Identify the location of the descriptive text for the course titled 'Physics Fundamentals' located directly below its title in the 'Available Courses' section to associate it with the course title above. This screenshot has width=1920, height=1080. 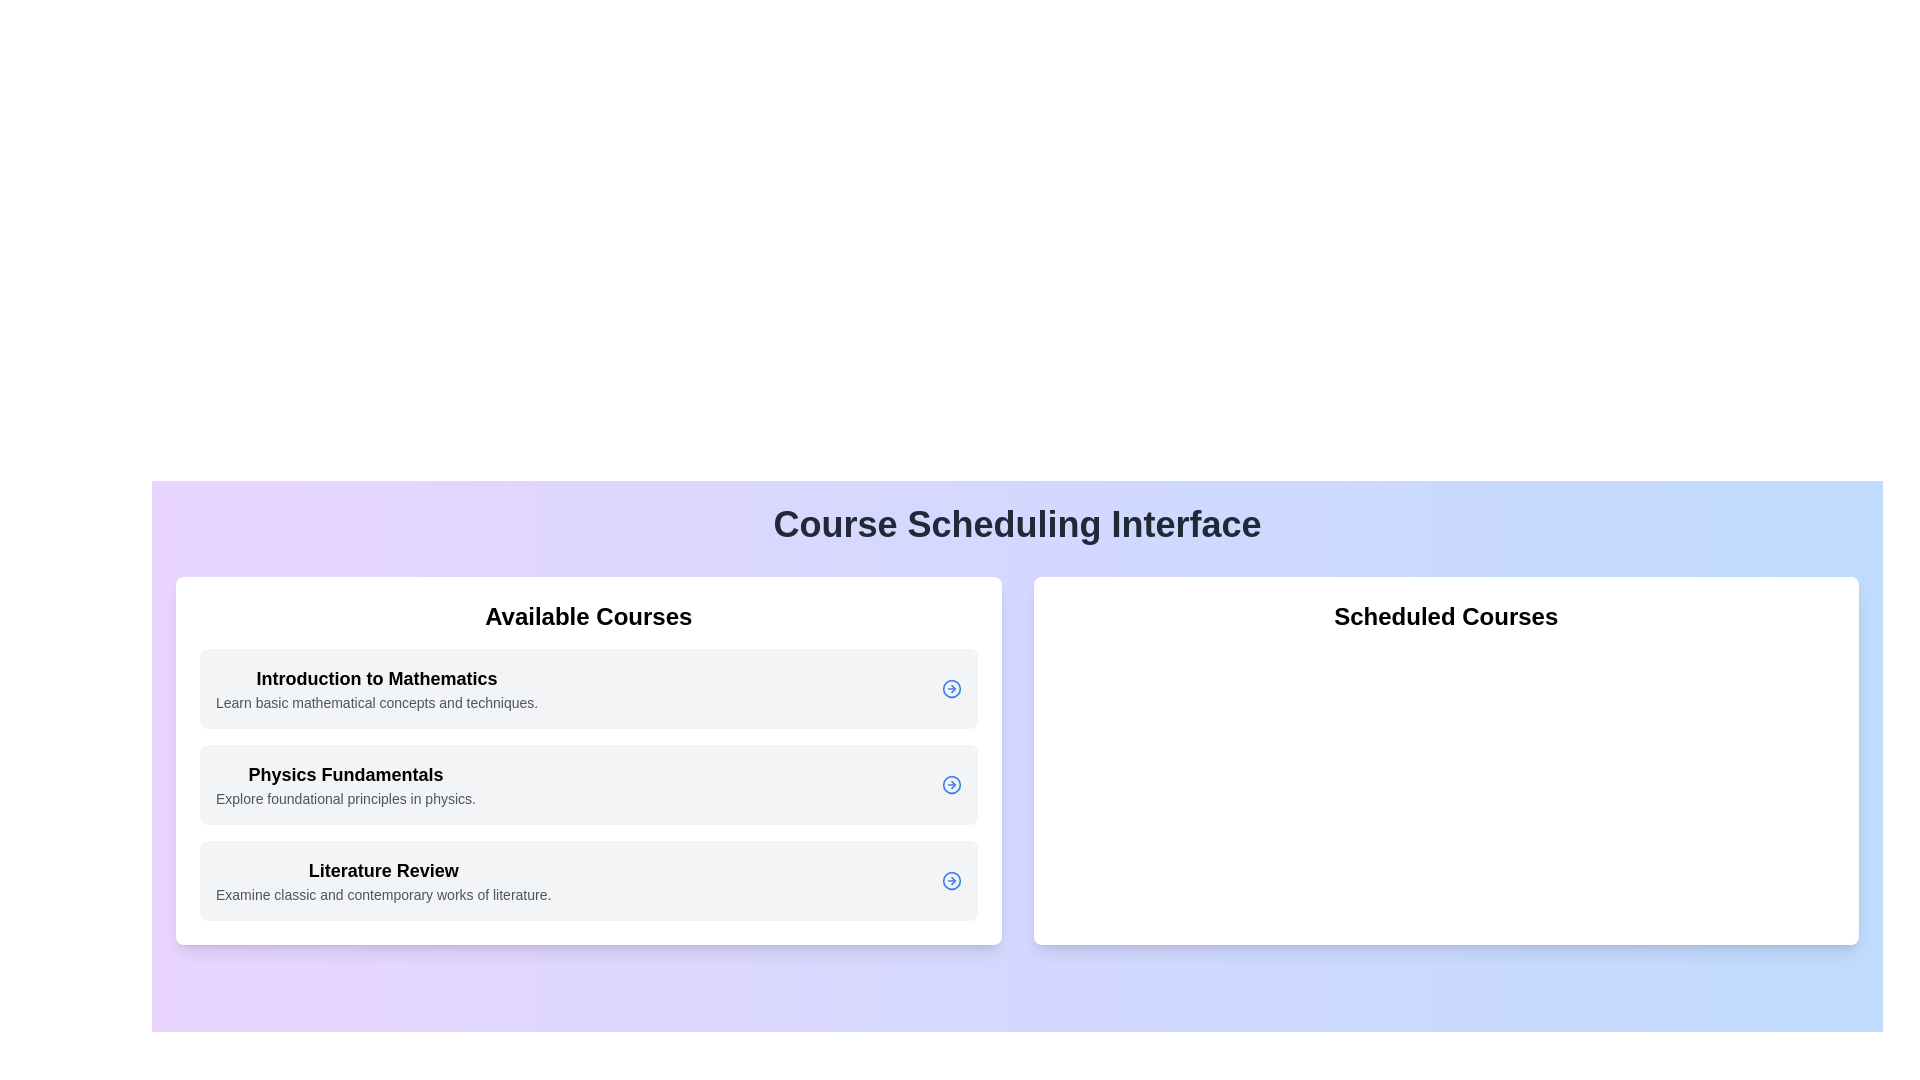
(345, 797).